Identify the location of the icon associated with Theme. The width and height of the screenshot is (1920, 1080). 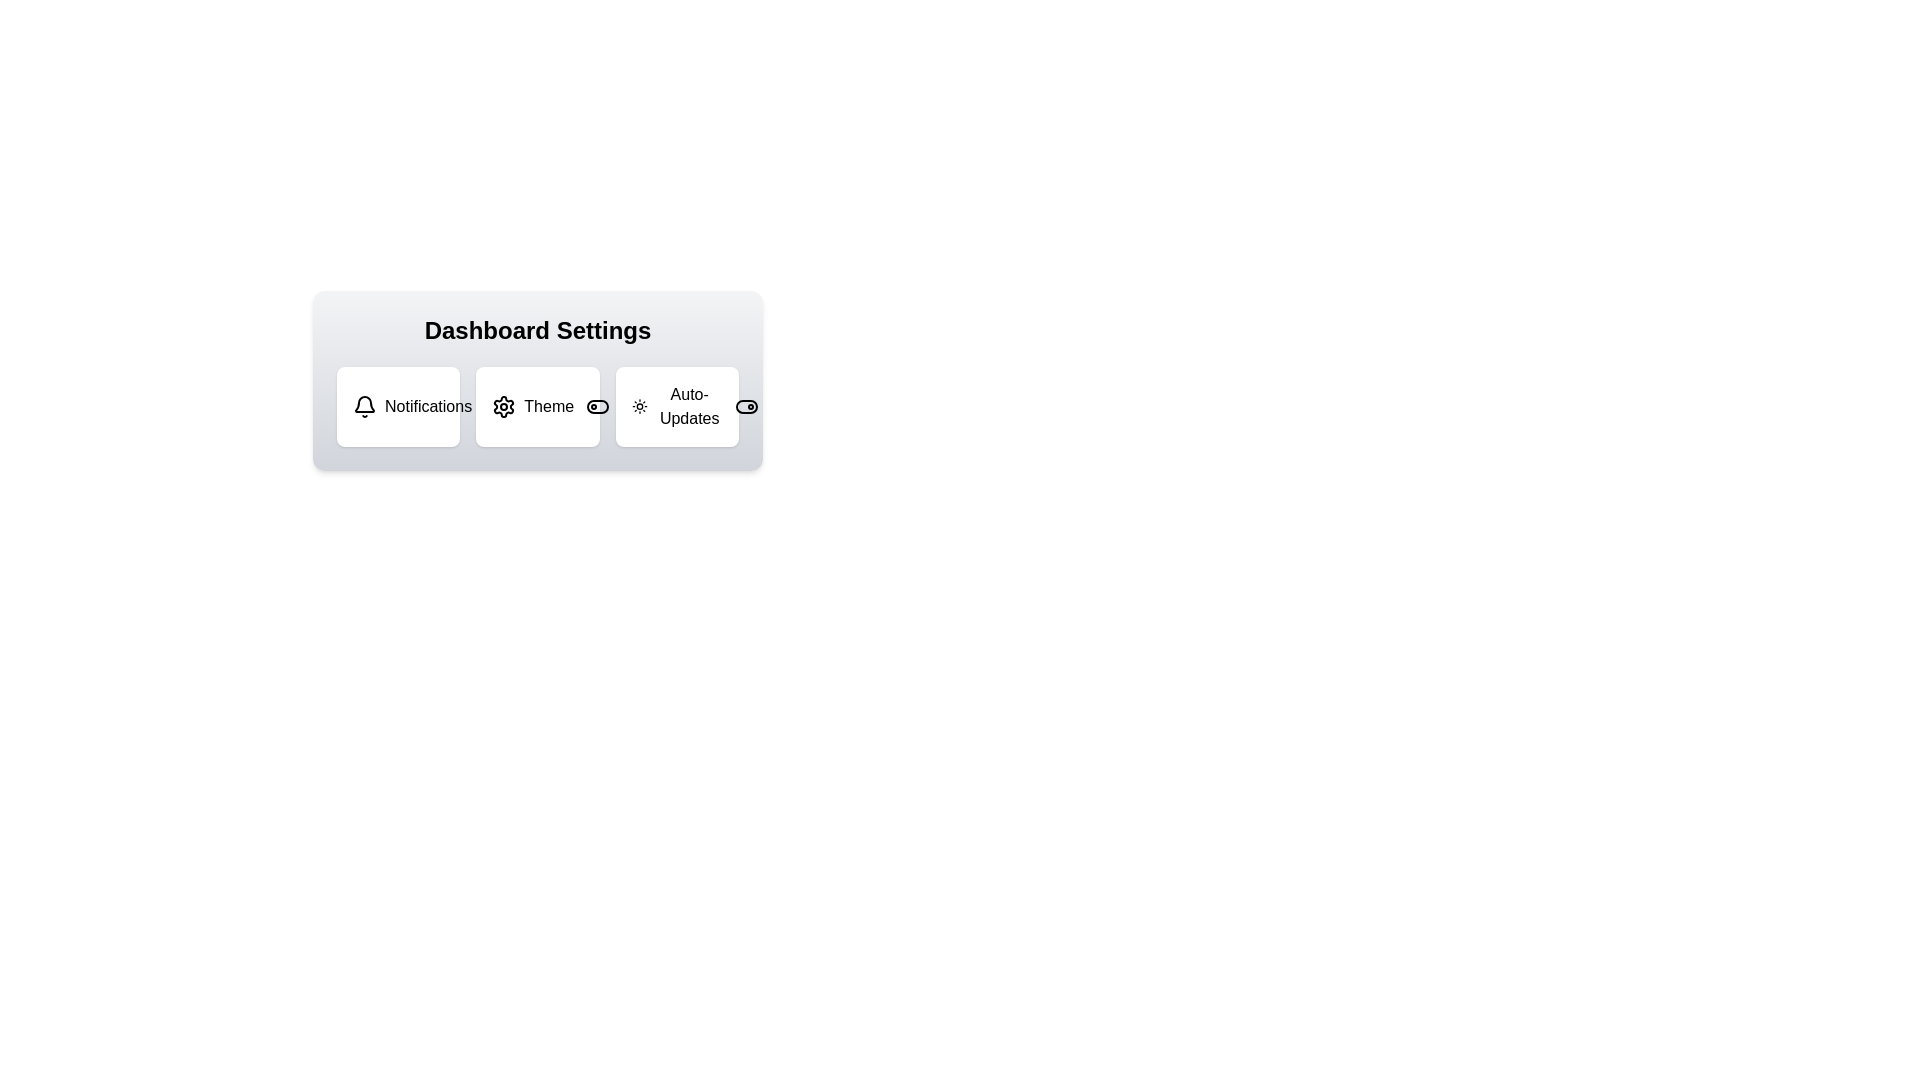
(504, 406).